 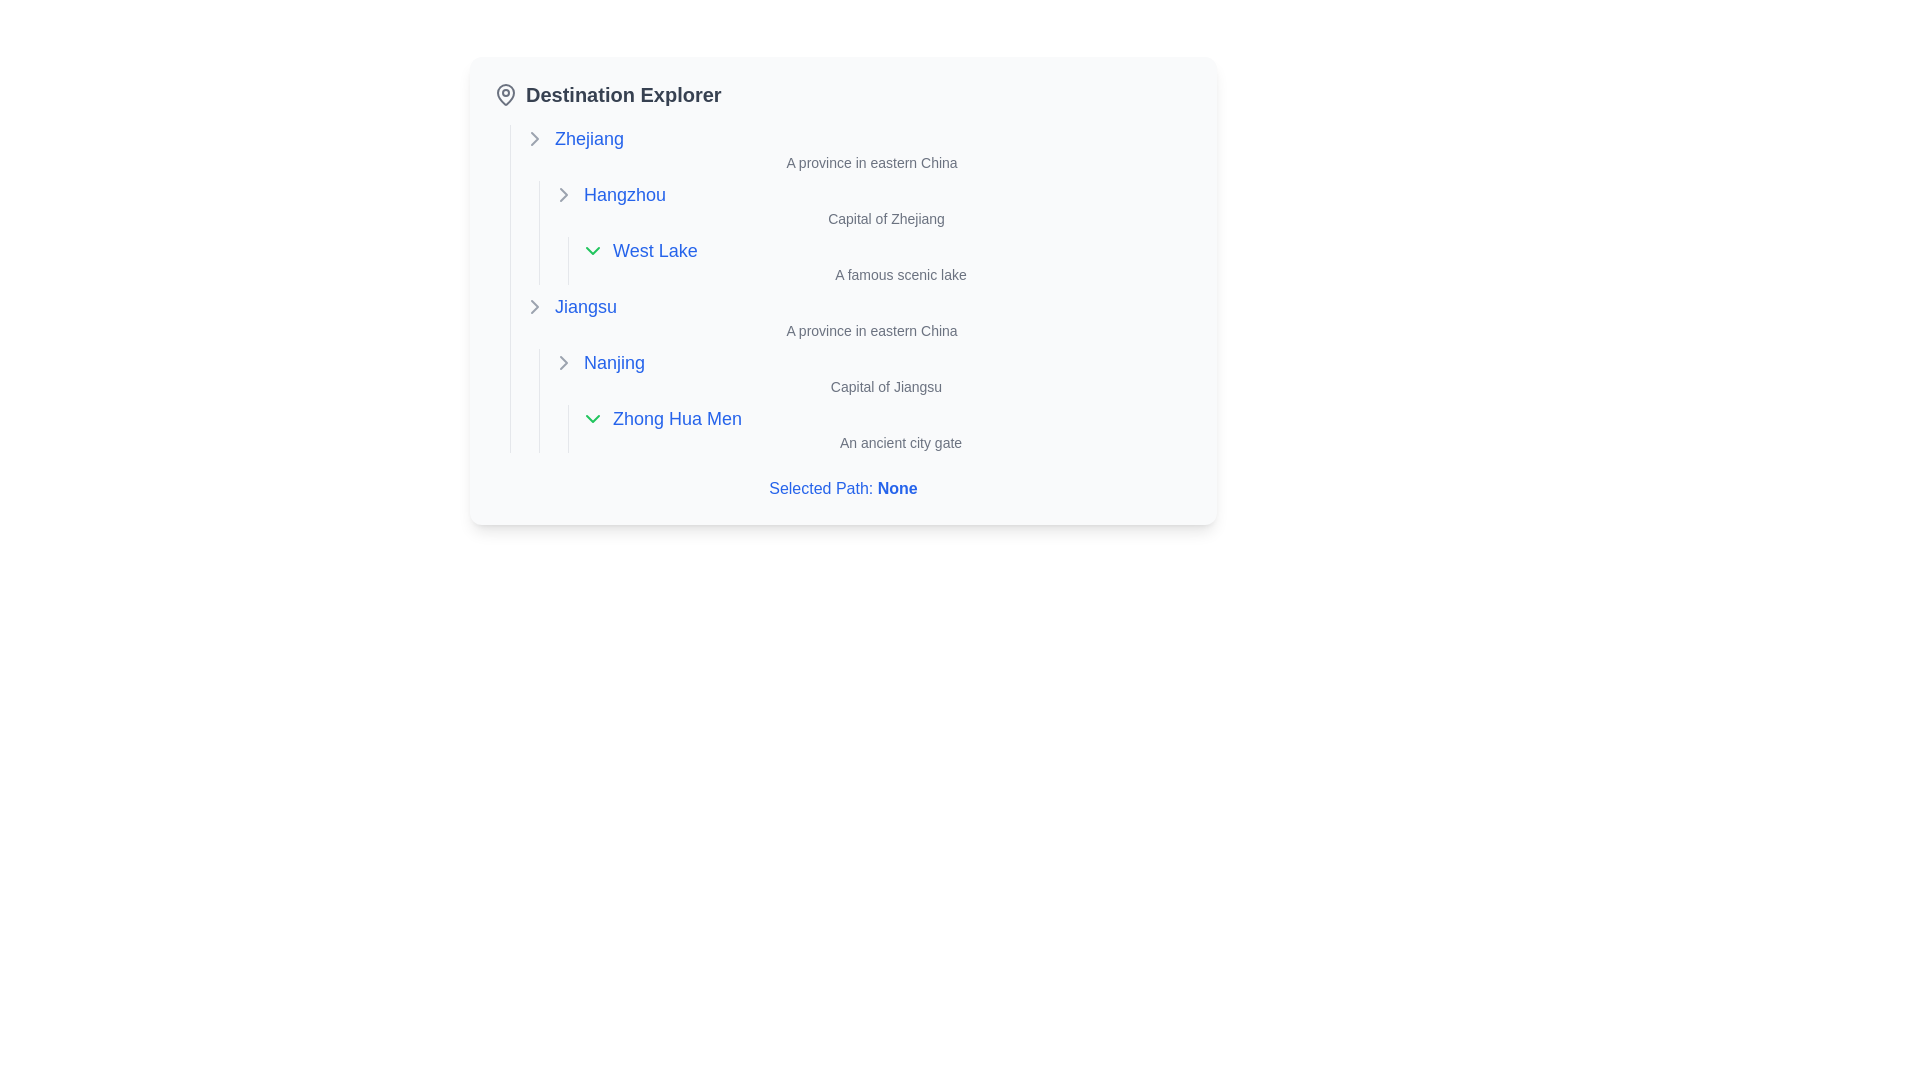 What do you see at coordinates (886, 249) in the screenshot?
I see `the clickable link for 'West Lake' located in the list under 'Hangzhou'` at bounding box center [886, 249].